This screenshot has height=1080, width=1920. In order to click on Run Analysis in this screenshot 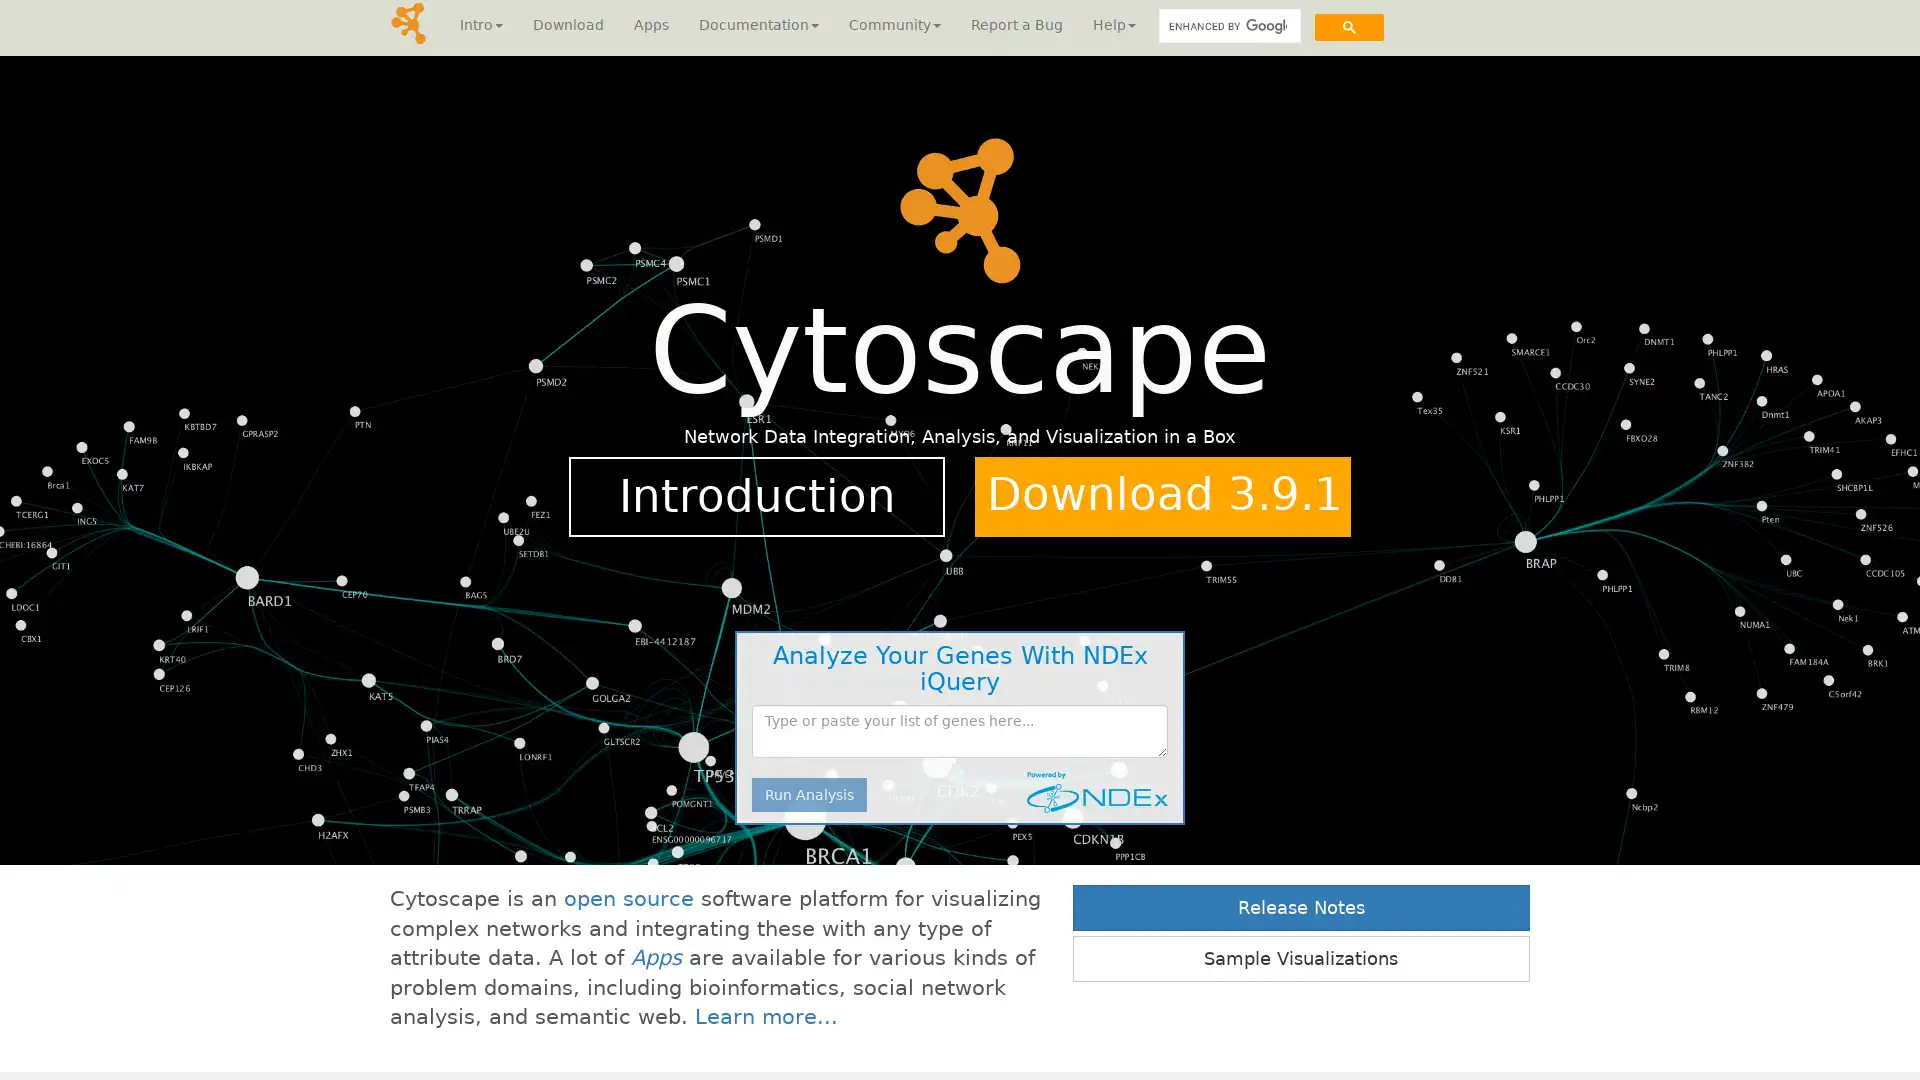, I will do `click(809, 793)`.